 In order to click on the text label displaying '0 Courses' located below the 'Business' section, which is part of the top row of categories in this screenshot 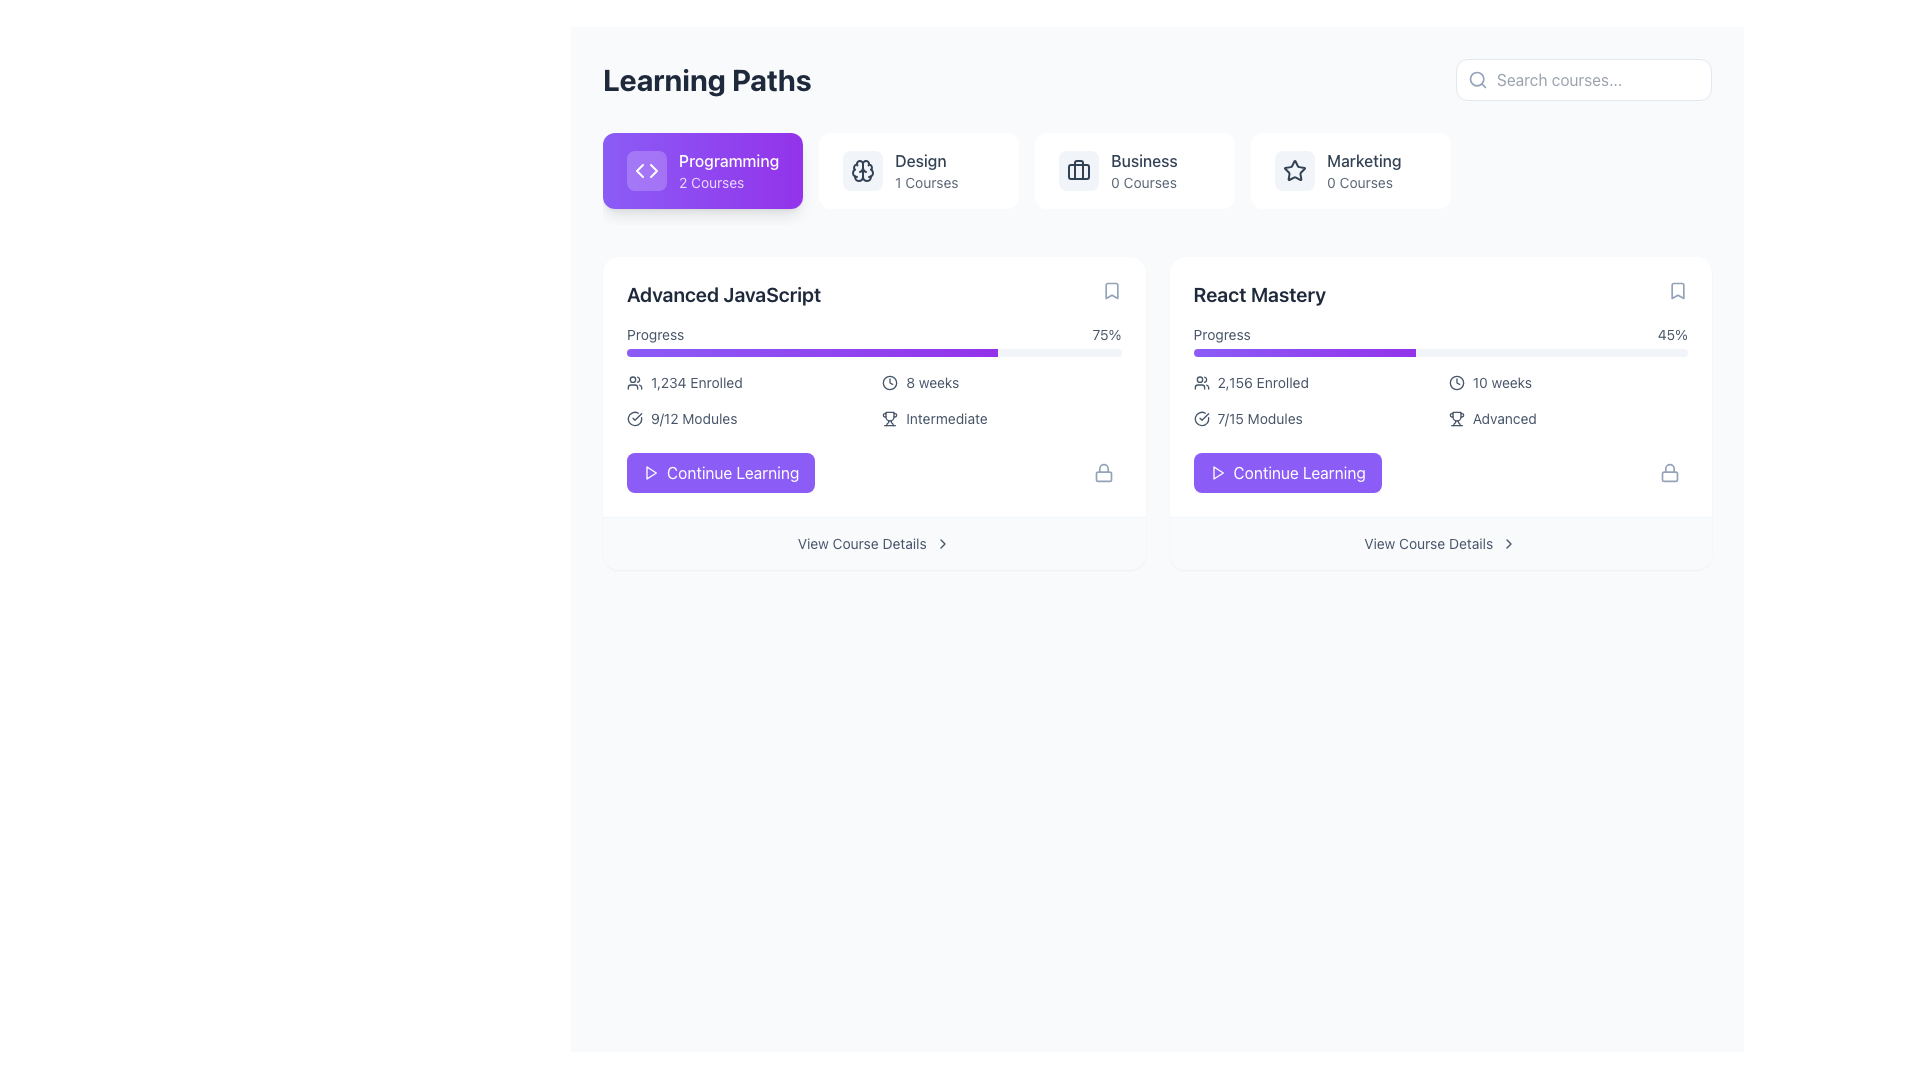, I will do `click(1144, 182)`.